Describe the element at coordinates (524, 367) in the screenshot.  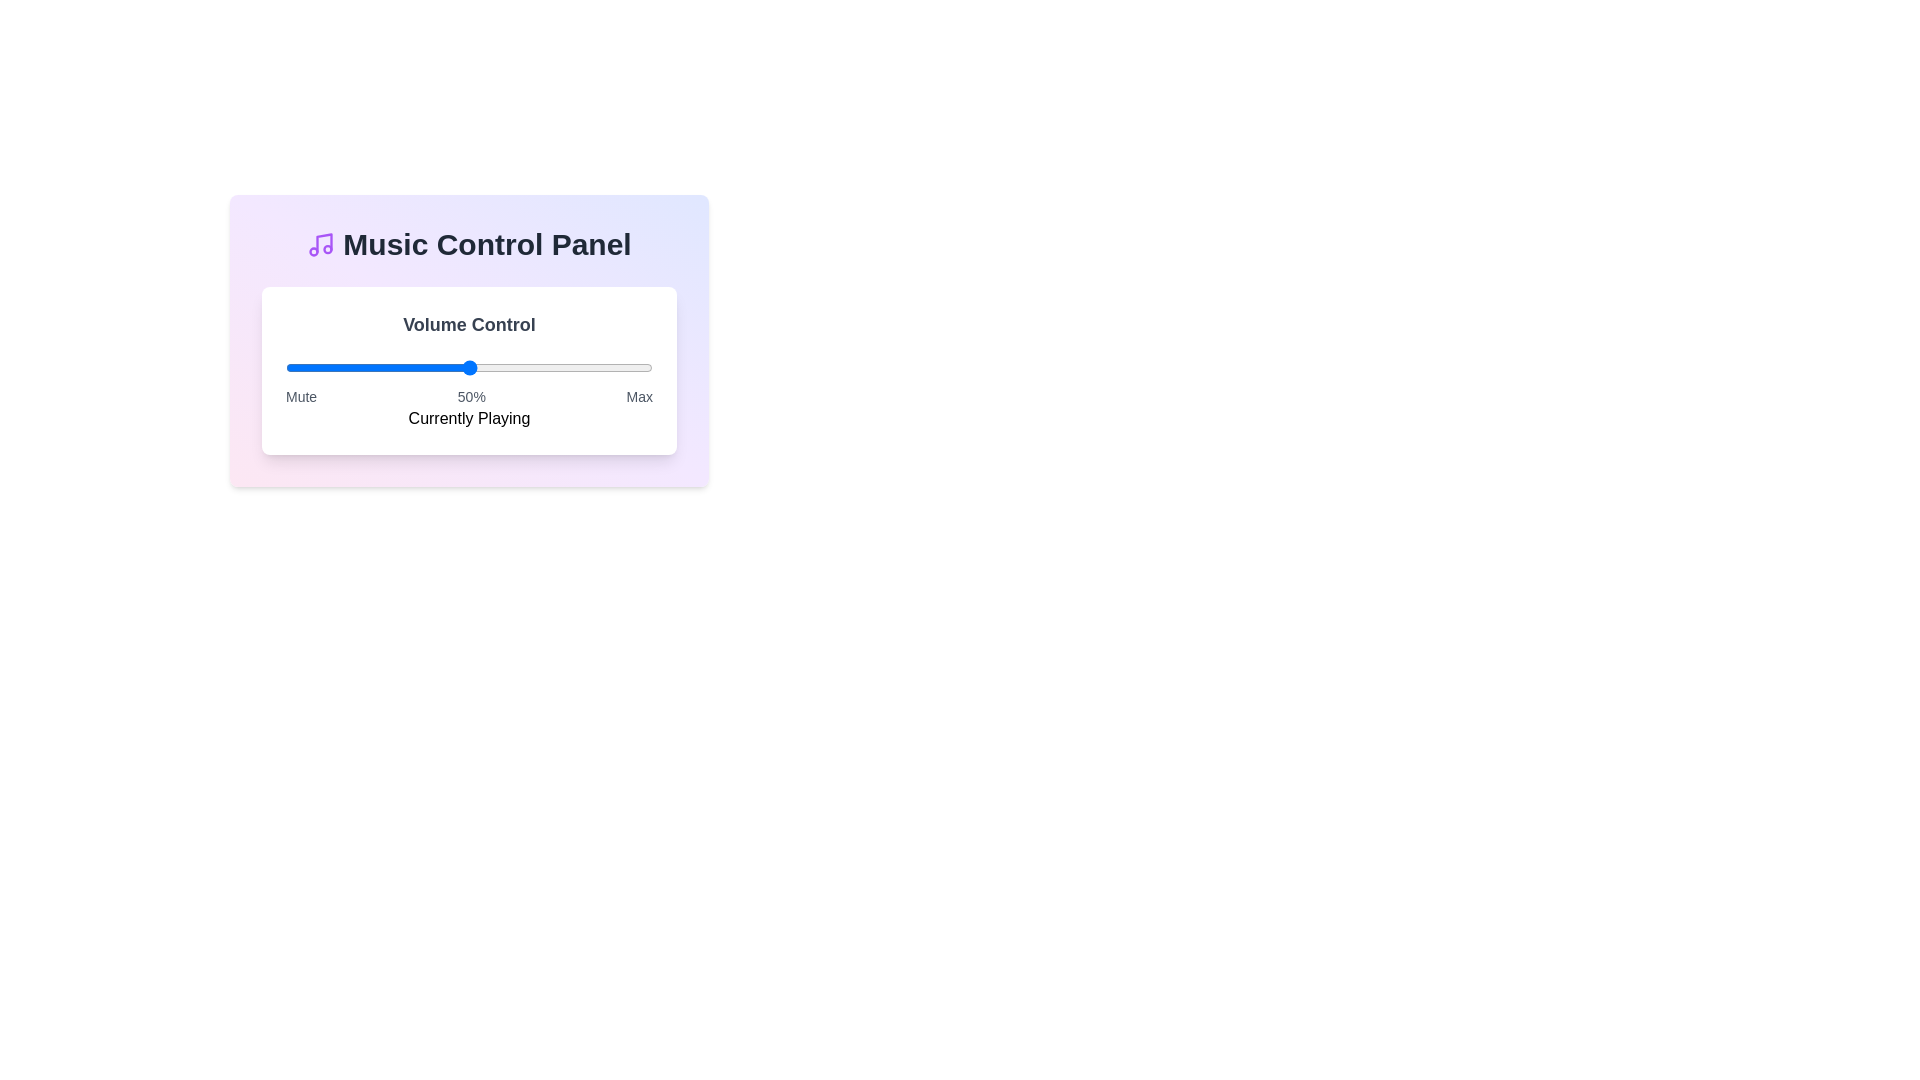
I see `the volume slider to 65% level` at that location.